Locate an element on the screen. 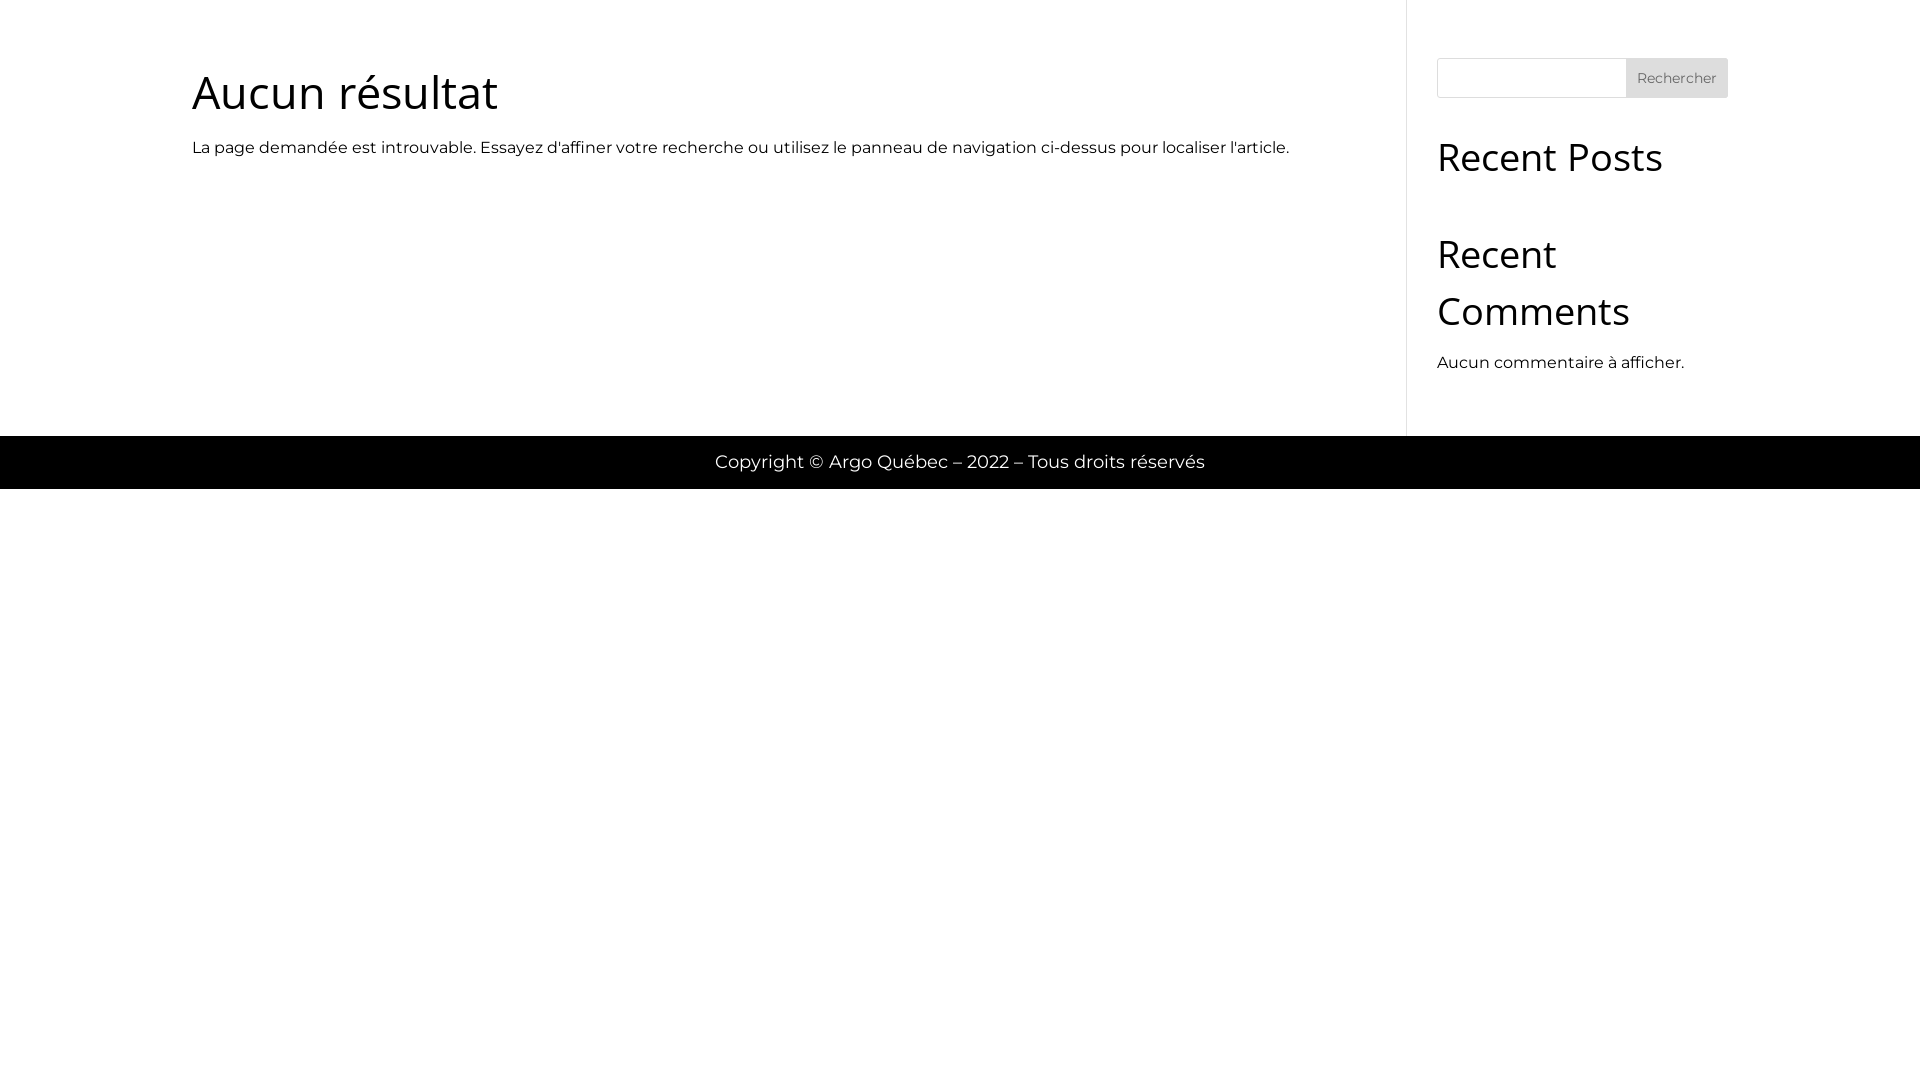 This screenshot has width=1920, height=1080. 'Rechercher' is located at coordinates (1676, 76).